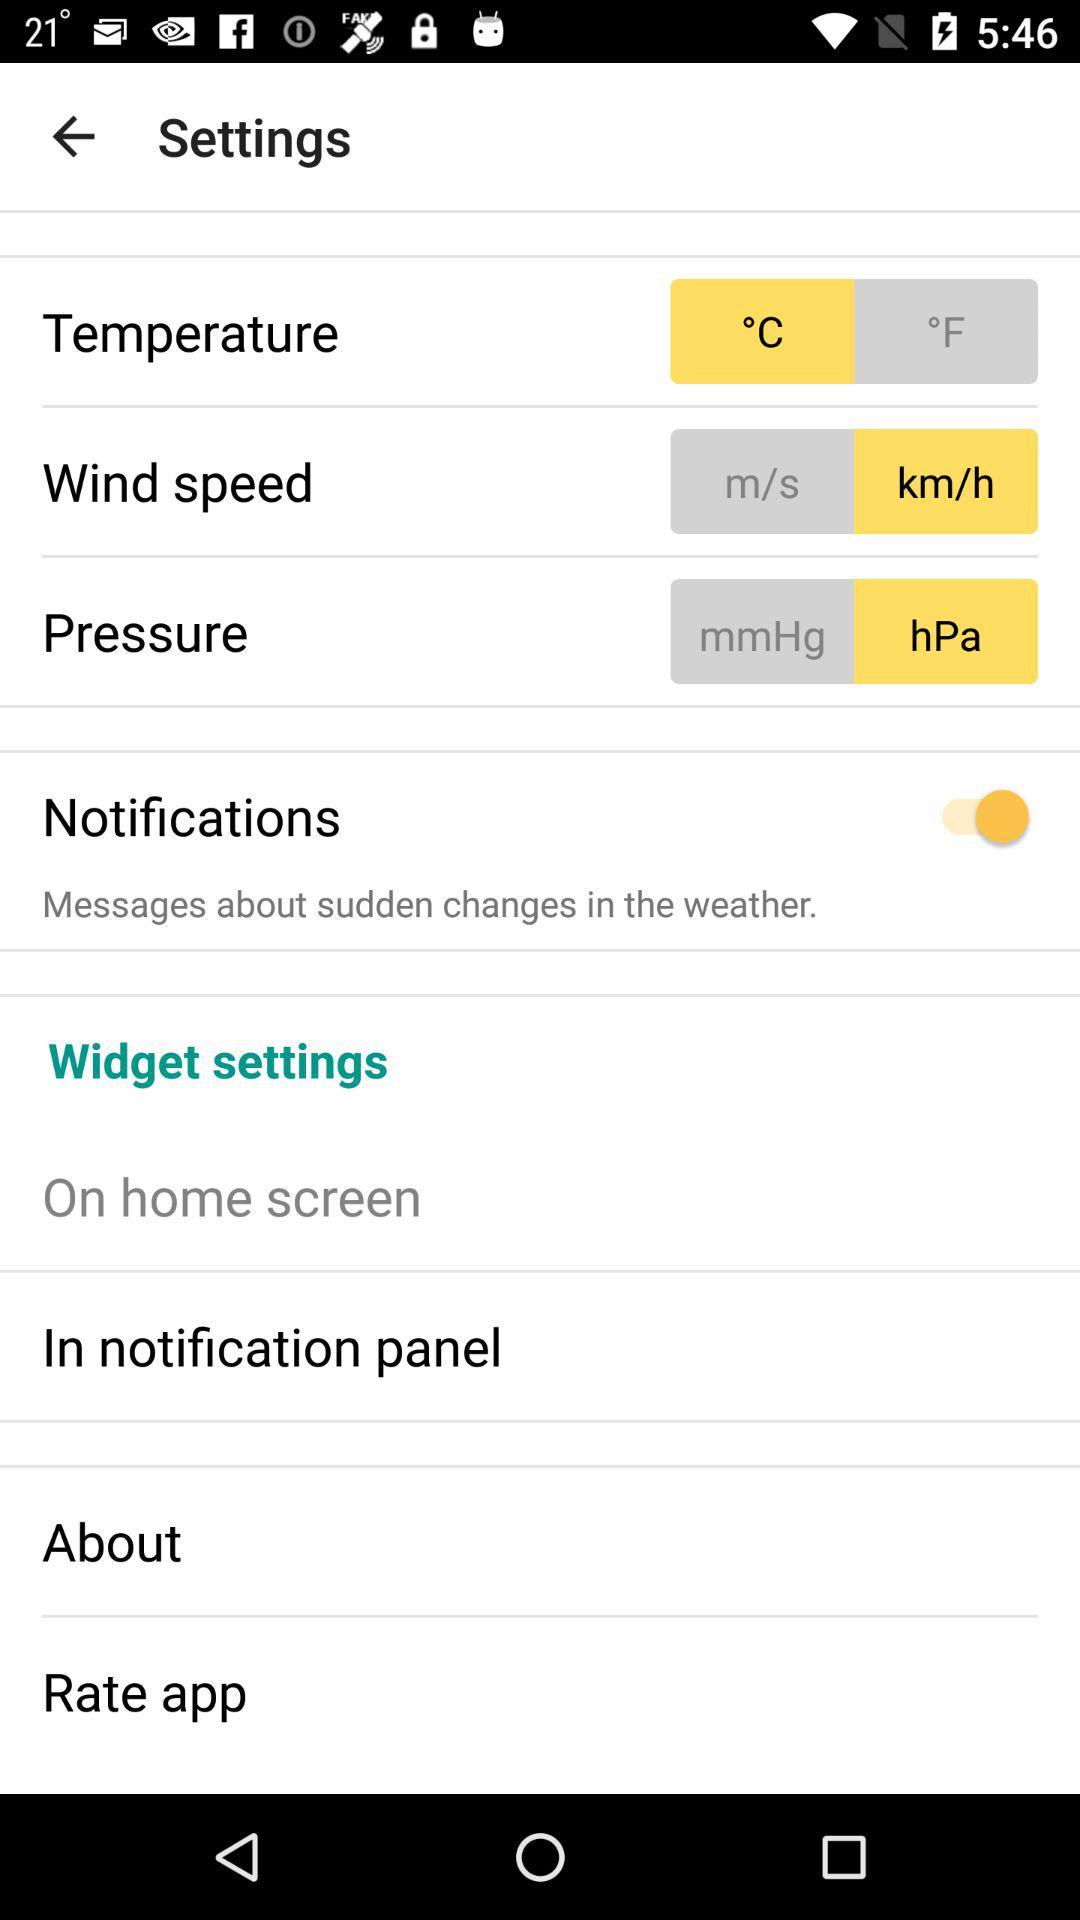  What do you see at coordinates (854, 331) in the screenshot?
I see `the item to the right of the temperature` at bounding box center [854, 331].